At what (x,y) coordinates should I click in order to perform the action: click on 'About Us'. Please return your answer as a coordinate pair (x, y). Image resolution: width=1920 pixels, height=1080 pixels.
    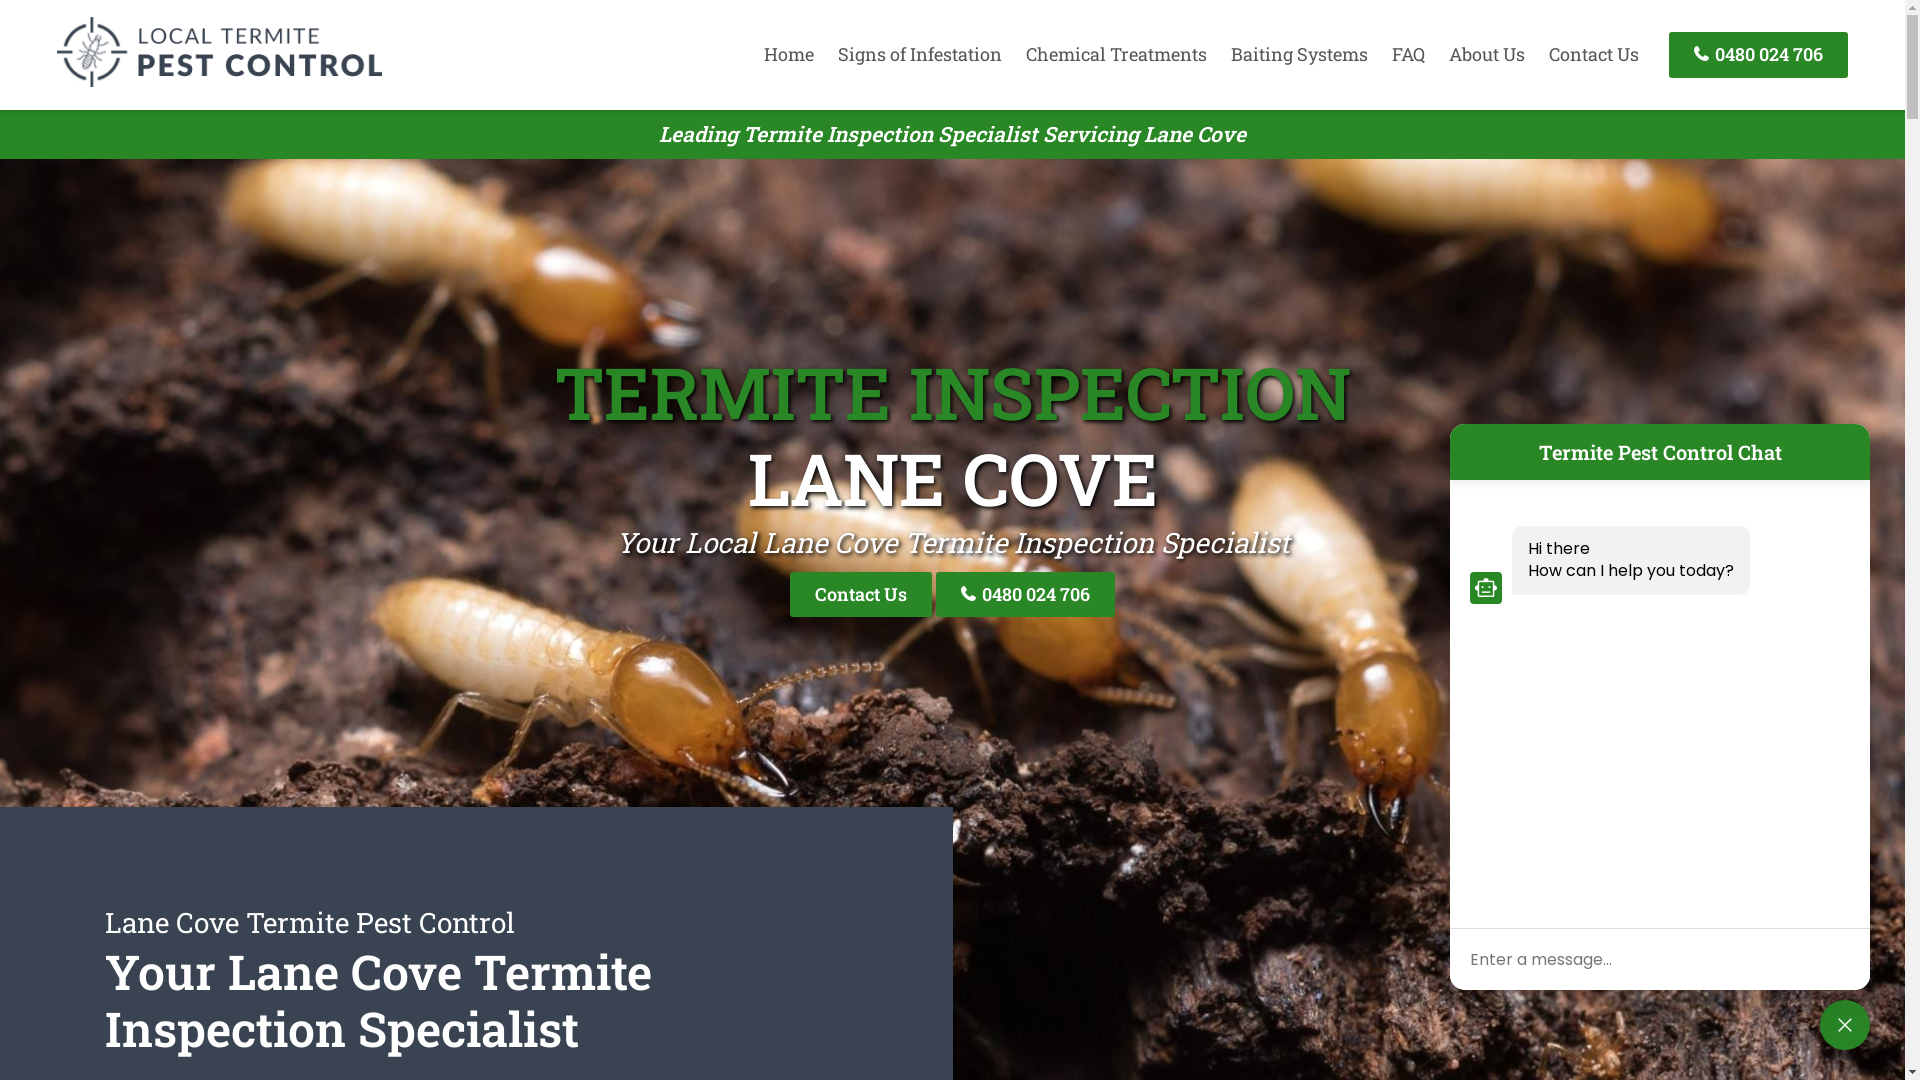
    Looking at the image, I should click on (1487, 53).